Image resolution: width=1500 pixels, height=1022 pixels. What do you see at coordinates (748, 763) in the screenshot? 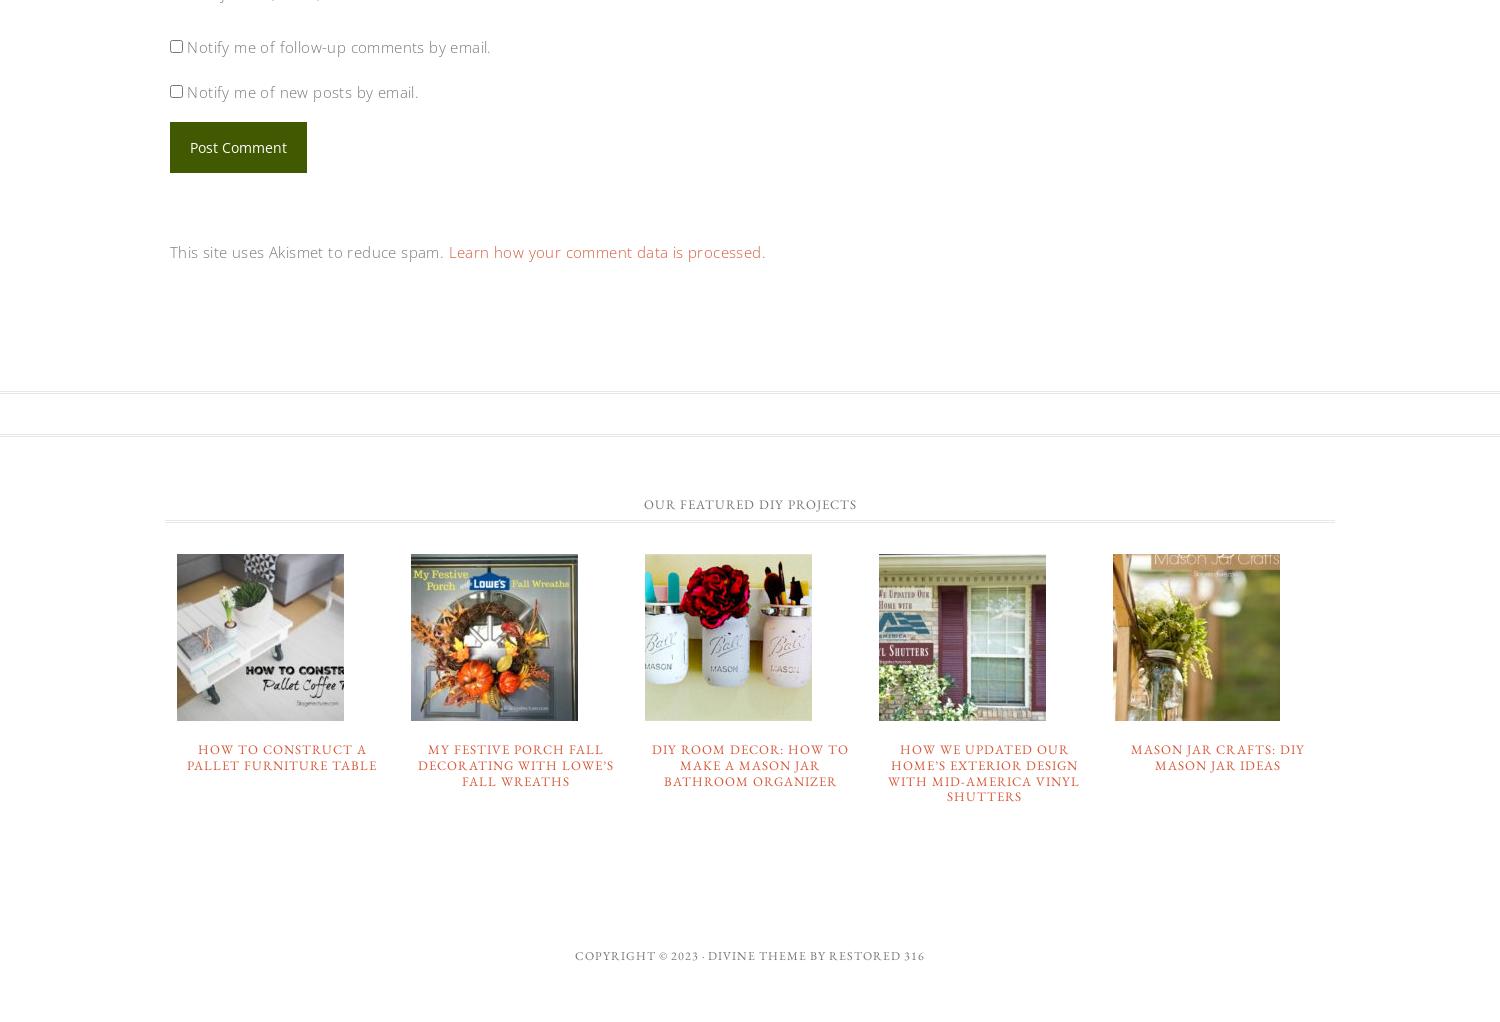
I see `'DIY Room Decor: How to Make a Mason Jar Bathroom Organizer'` at bounding box center [748, 763].